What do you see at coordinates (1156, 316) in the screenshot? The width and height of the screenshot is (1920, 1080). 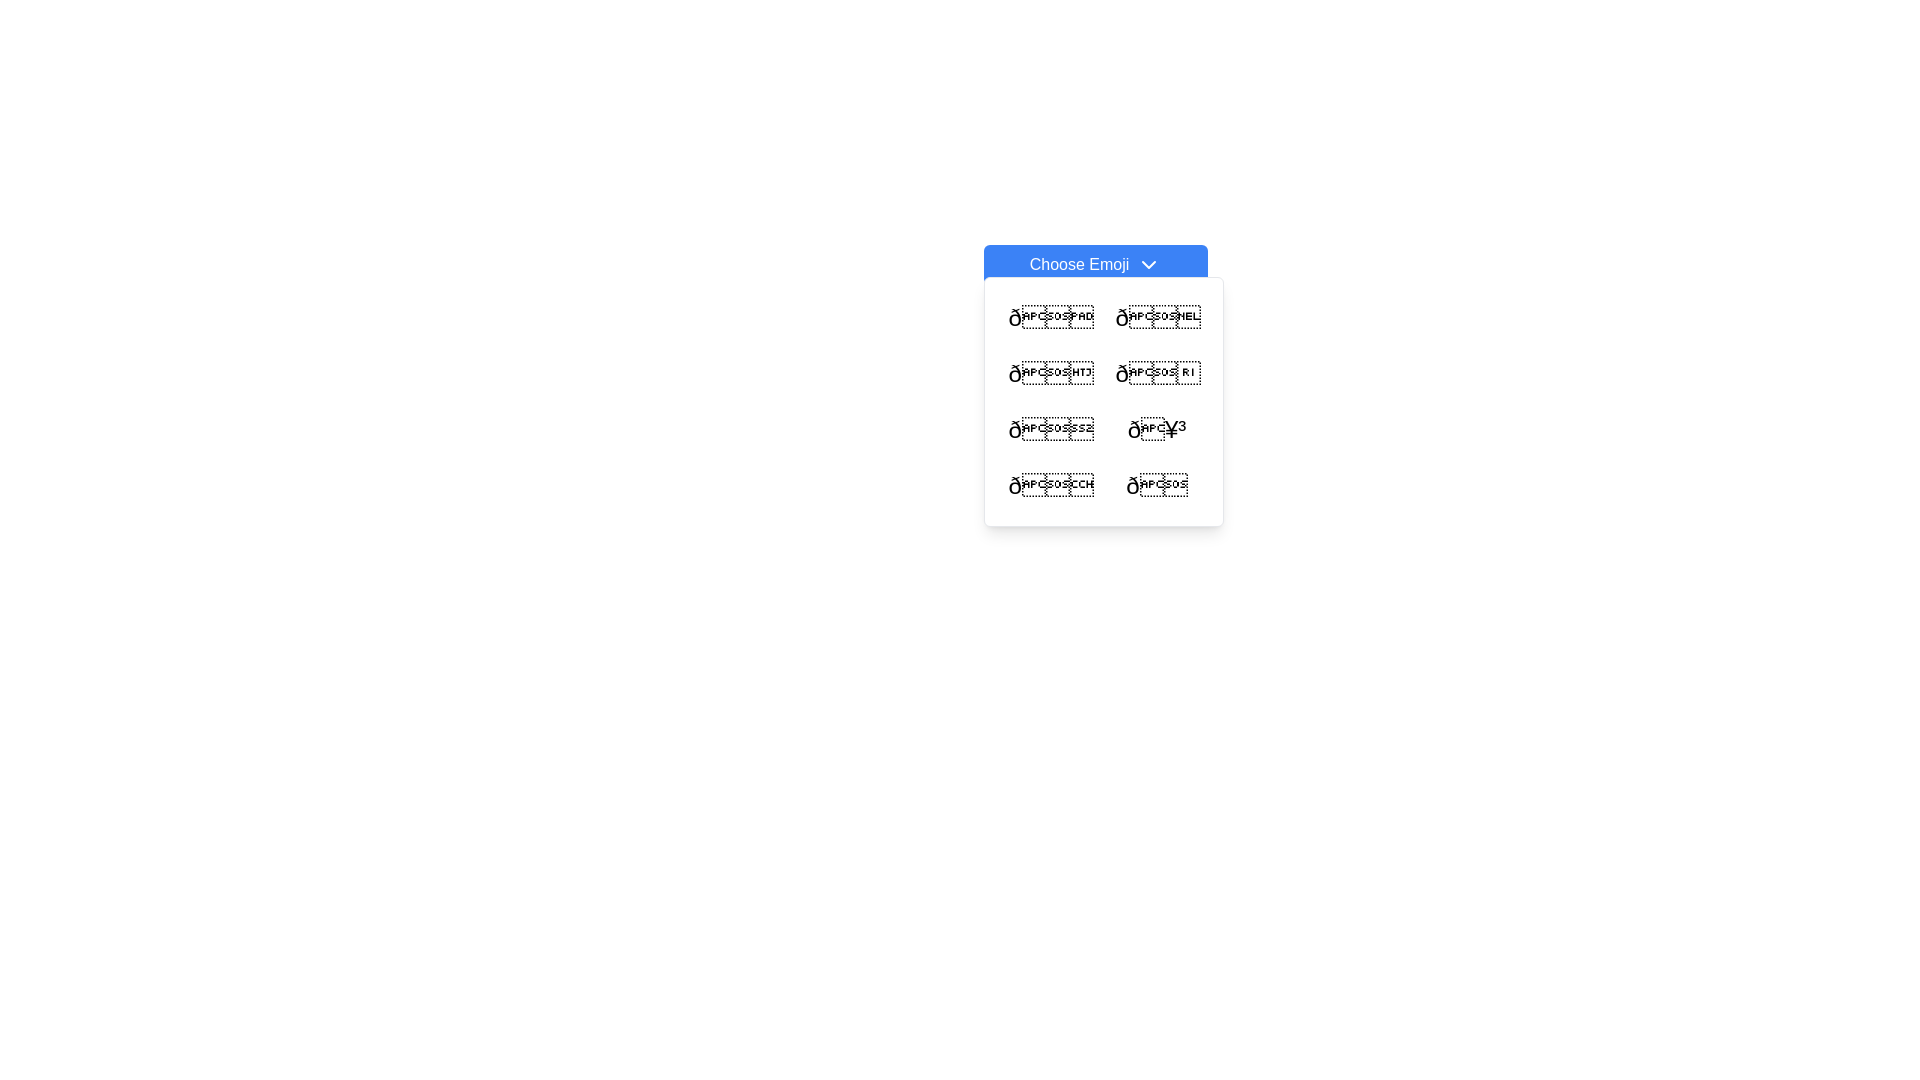 I see `the emoji button located in the first row and second column of the pop-up grid` at bounding box center [1156, 316].